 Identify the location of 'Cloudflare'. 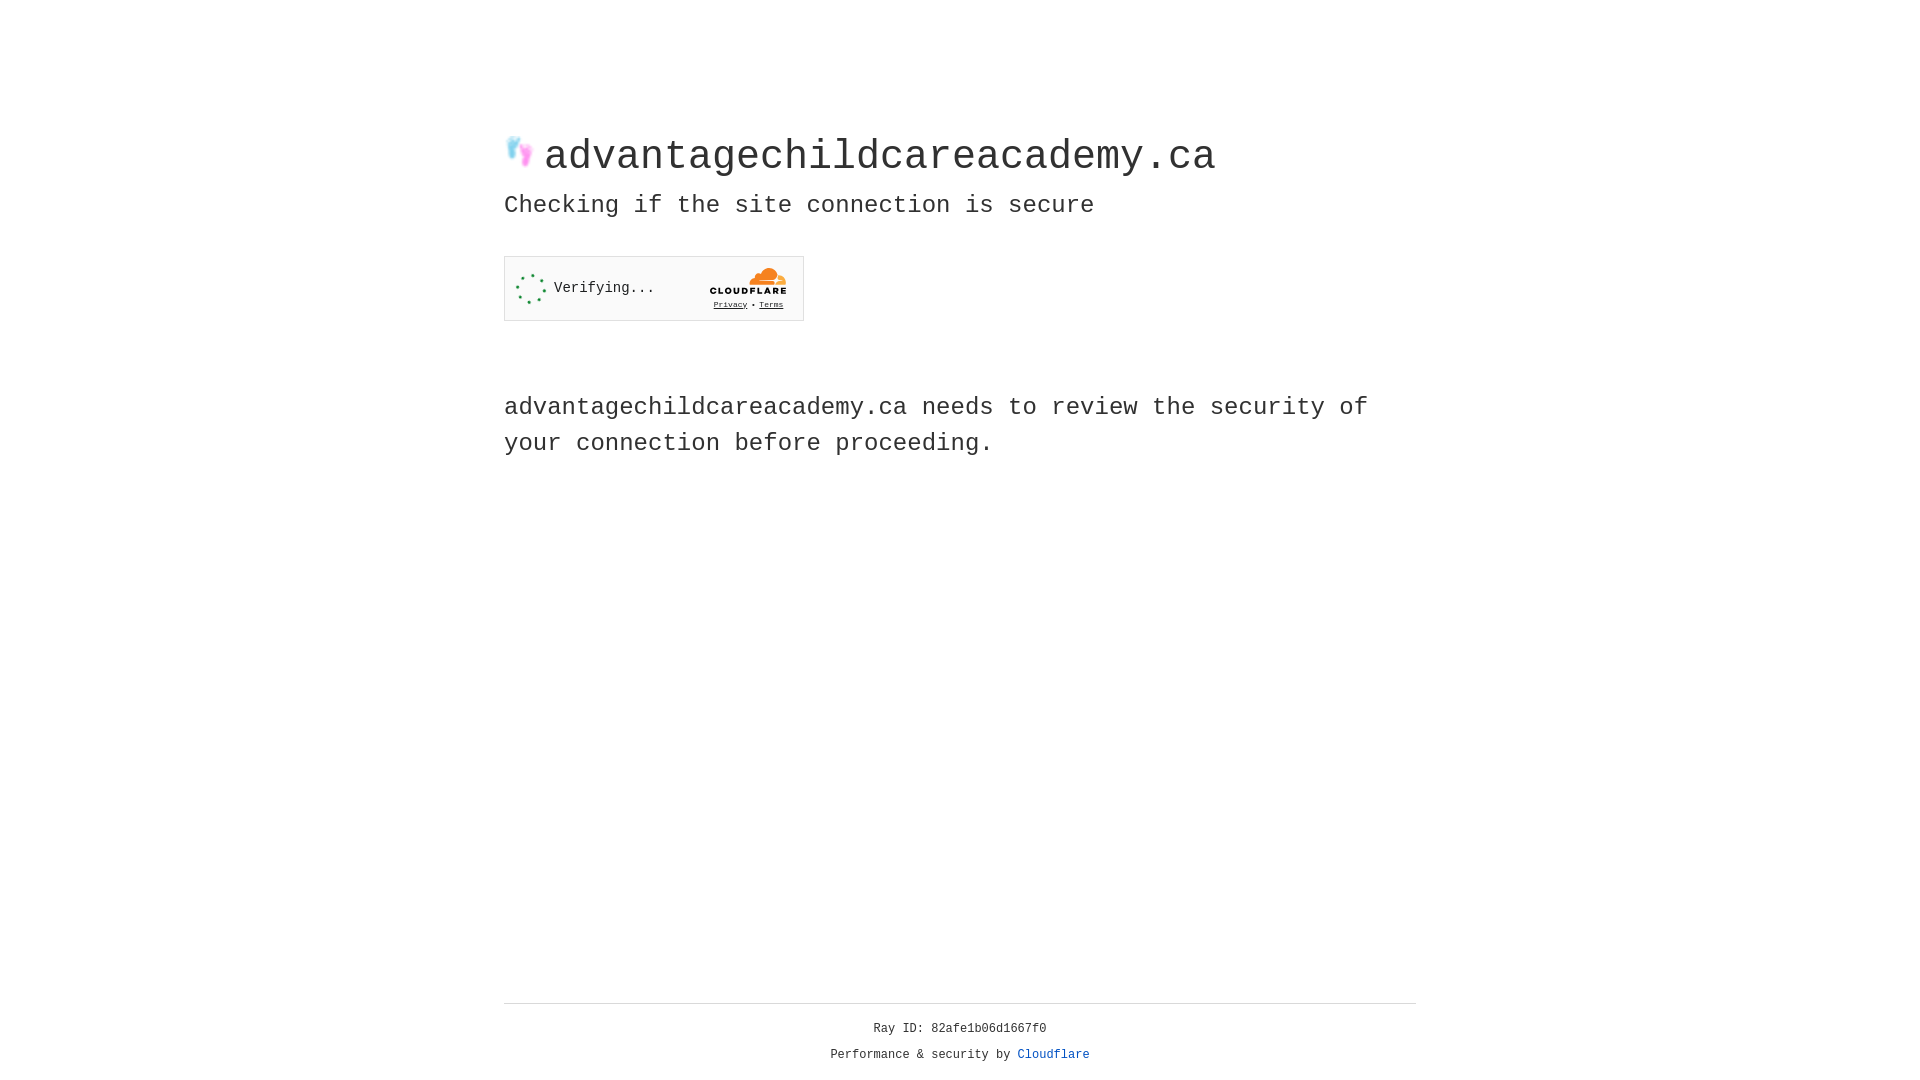
(1053, 1054).